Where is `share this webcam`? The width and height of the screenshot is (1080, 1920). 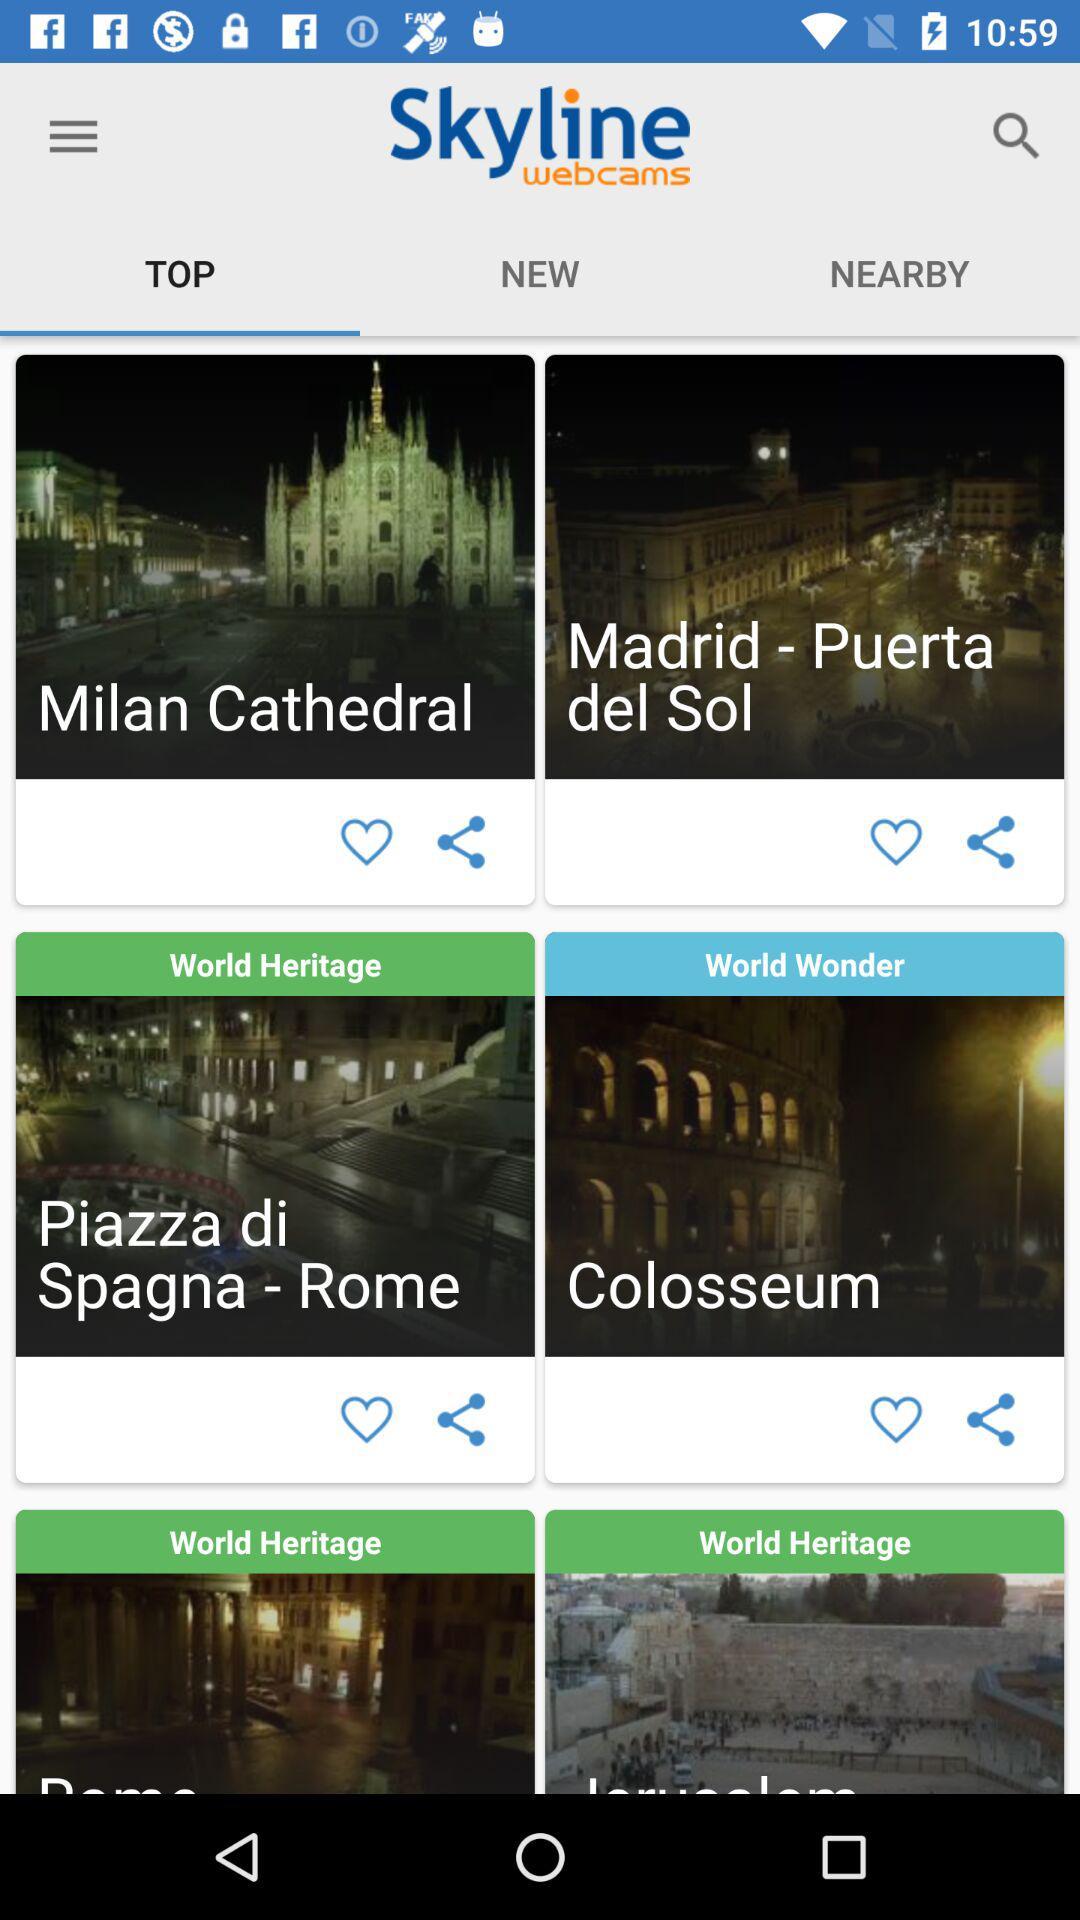 share this webcam is located at coordinates (461, 1418).